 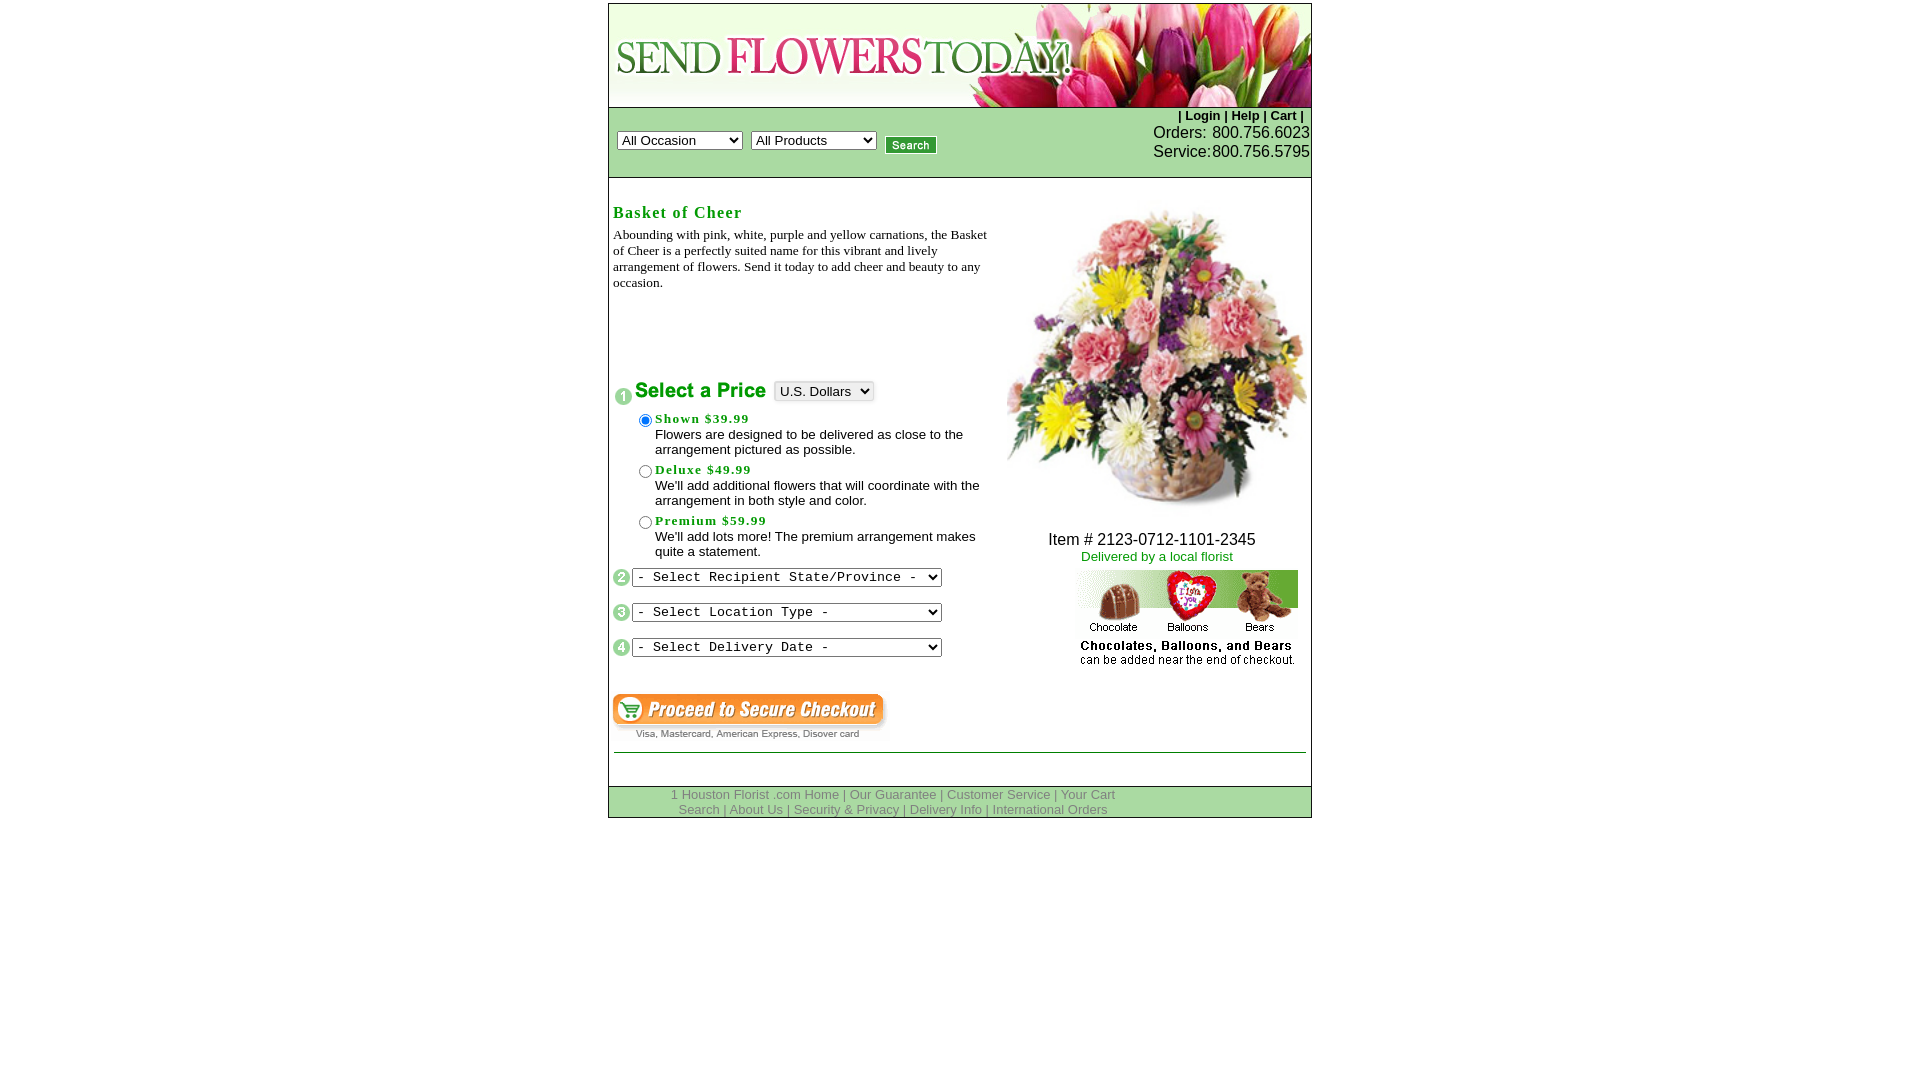 I want to click on '1 Houston Florist .com Home', so click(x=671, y=793).